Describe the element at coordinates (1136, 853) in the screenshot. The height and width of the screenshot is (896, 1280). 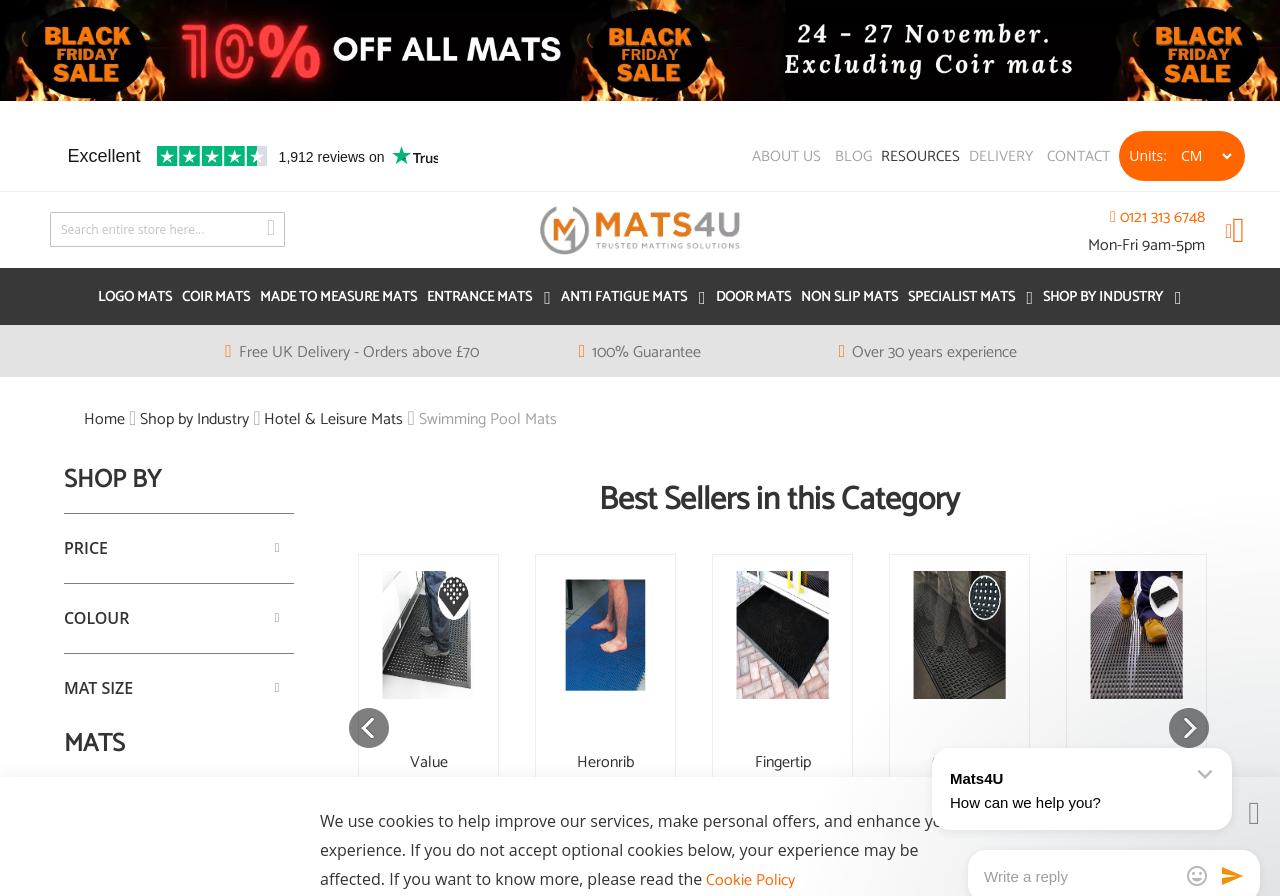
I see `'From: £66,00'` at that location.